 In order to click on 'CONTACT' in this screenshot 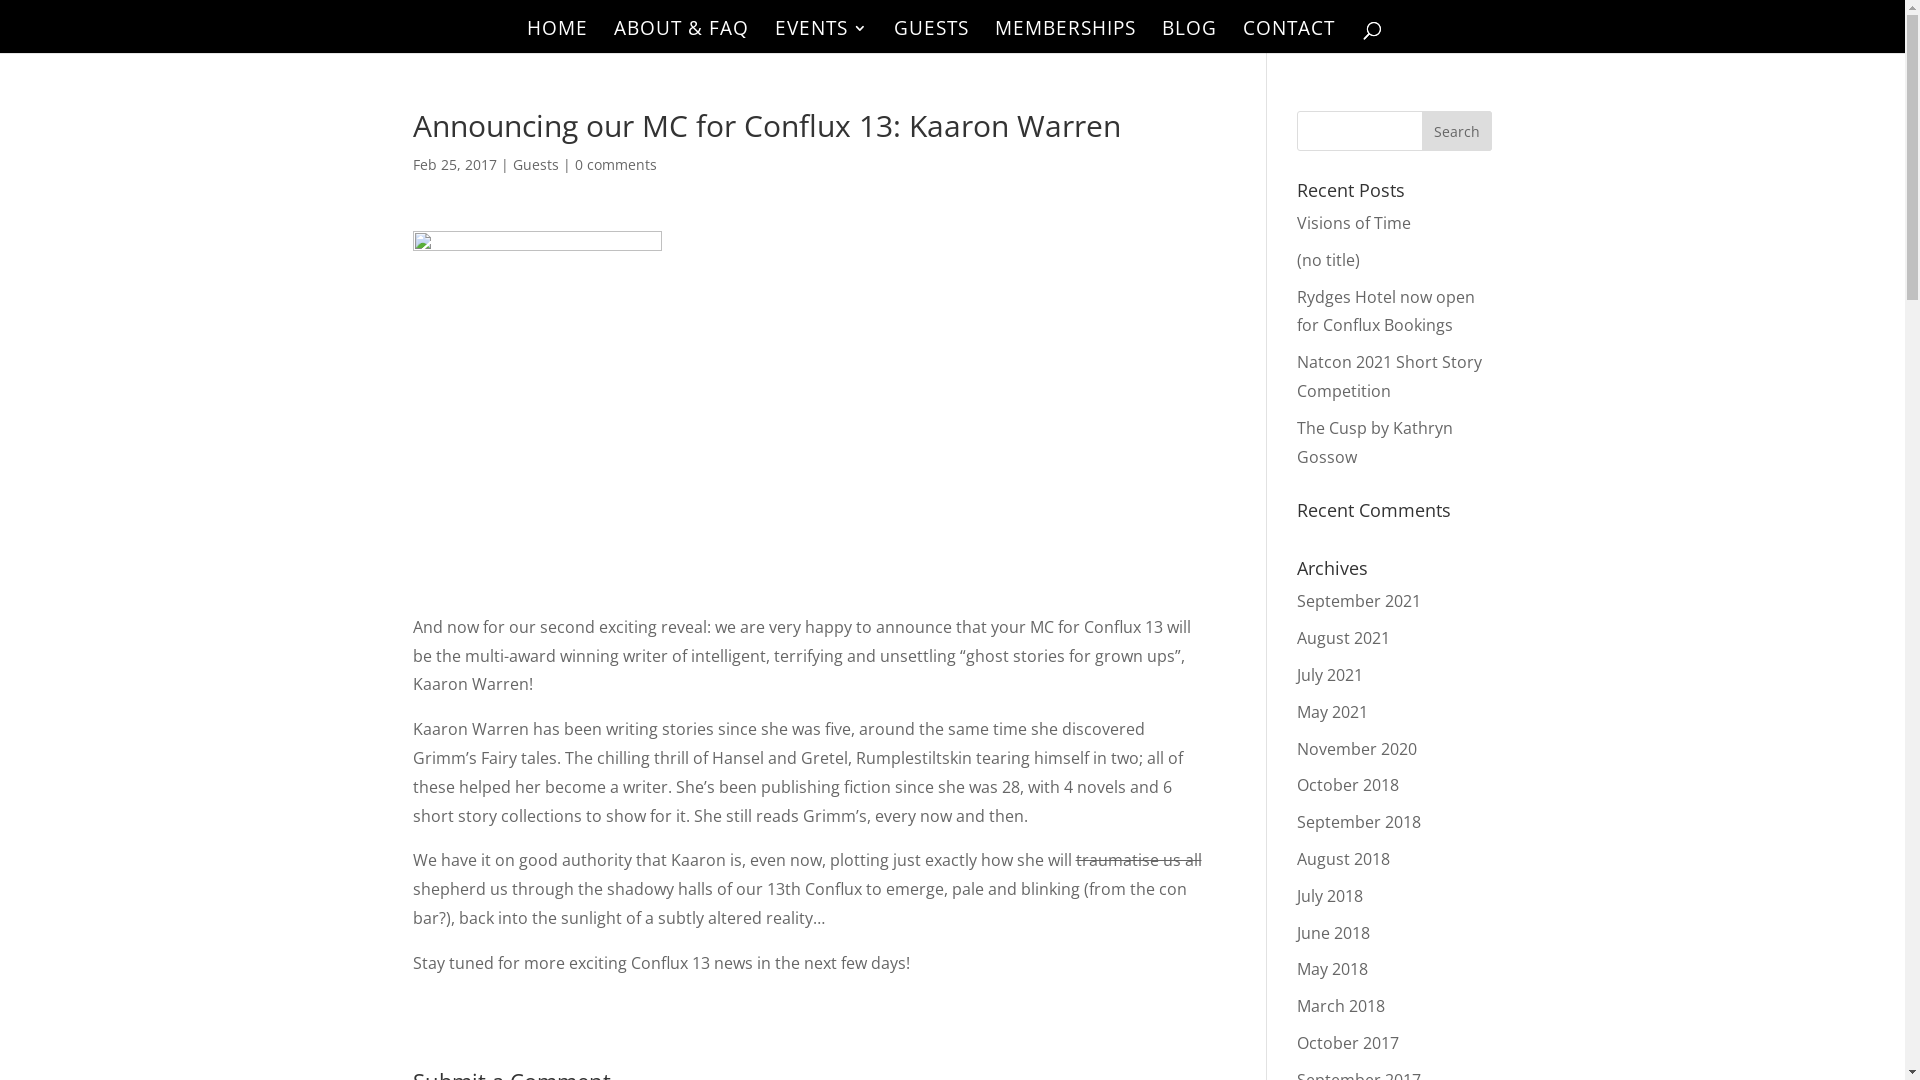, I will do `click(1287, 37)`.